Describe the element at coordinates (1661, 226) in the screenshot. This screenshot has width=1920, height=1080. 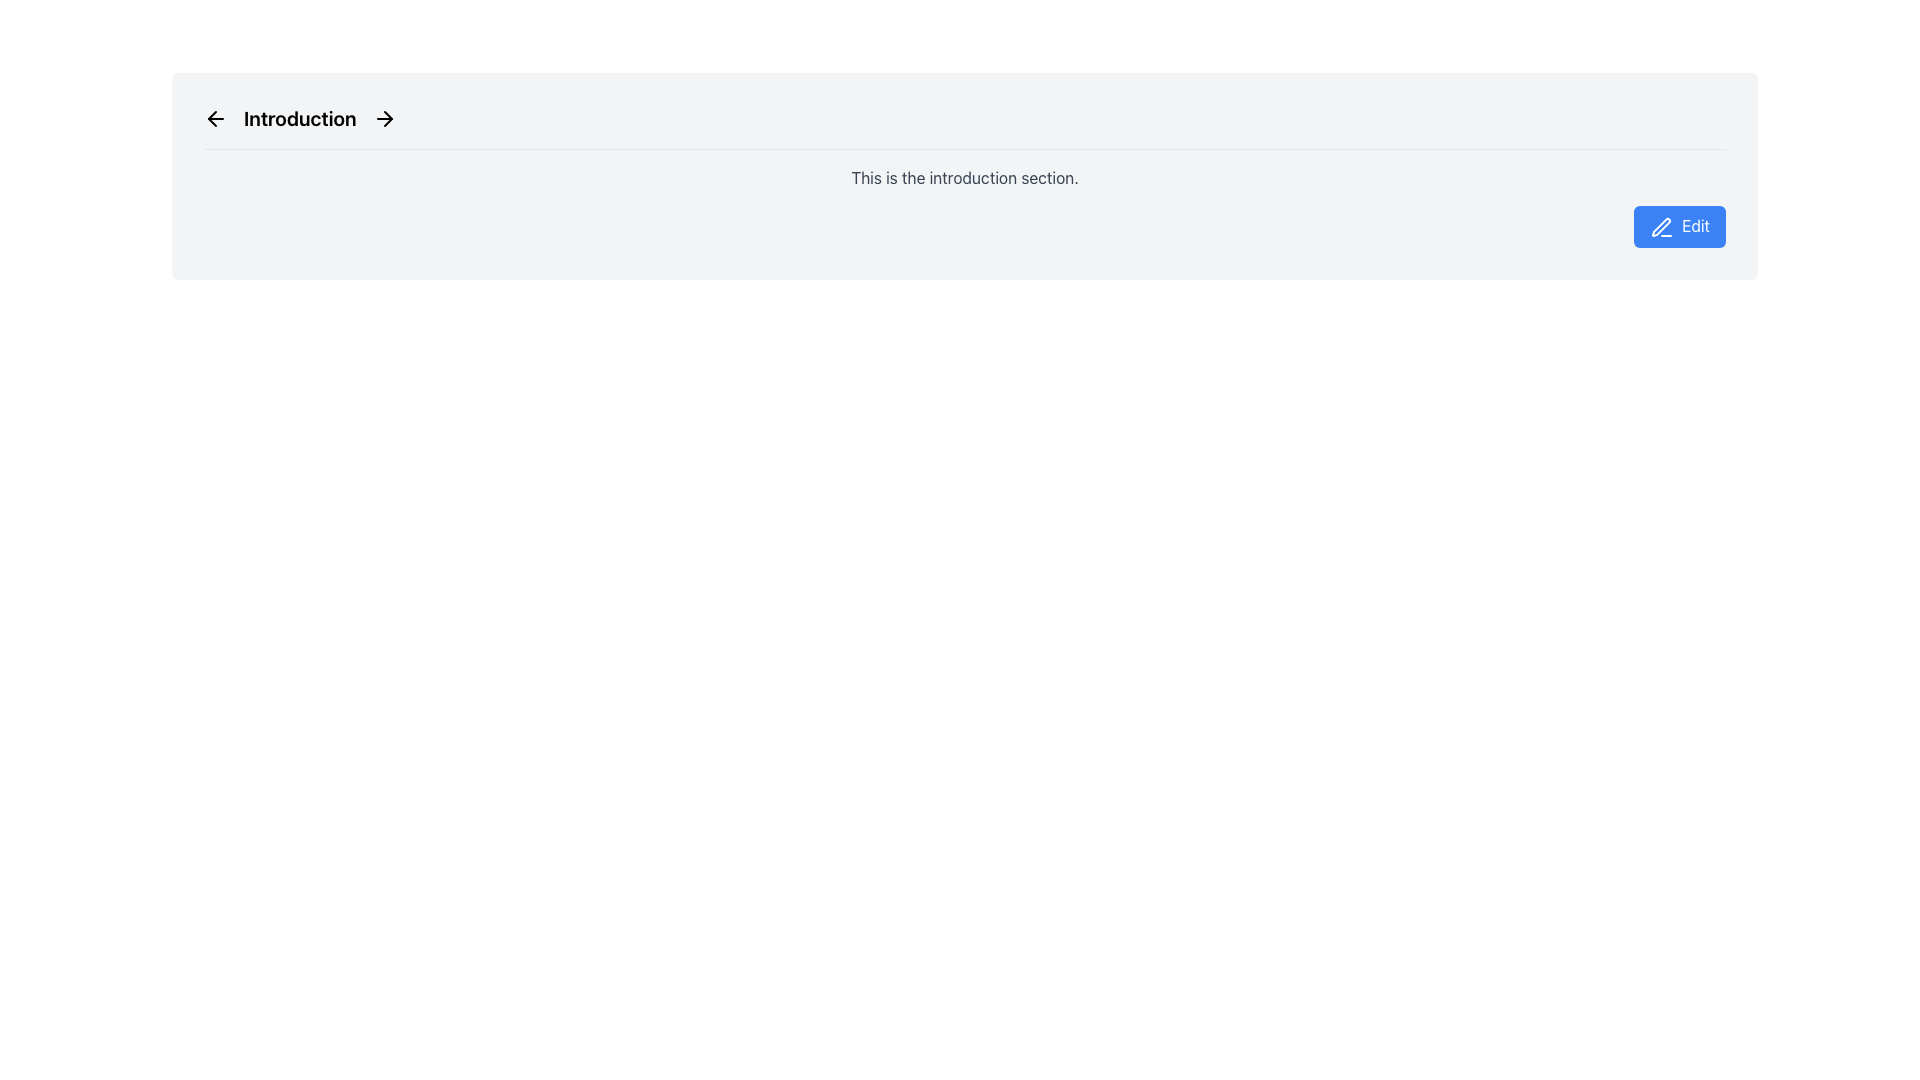
I see `the pen icon located within the 'Edit' button at the top right of the interface for interaction` at that location.